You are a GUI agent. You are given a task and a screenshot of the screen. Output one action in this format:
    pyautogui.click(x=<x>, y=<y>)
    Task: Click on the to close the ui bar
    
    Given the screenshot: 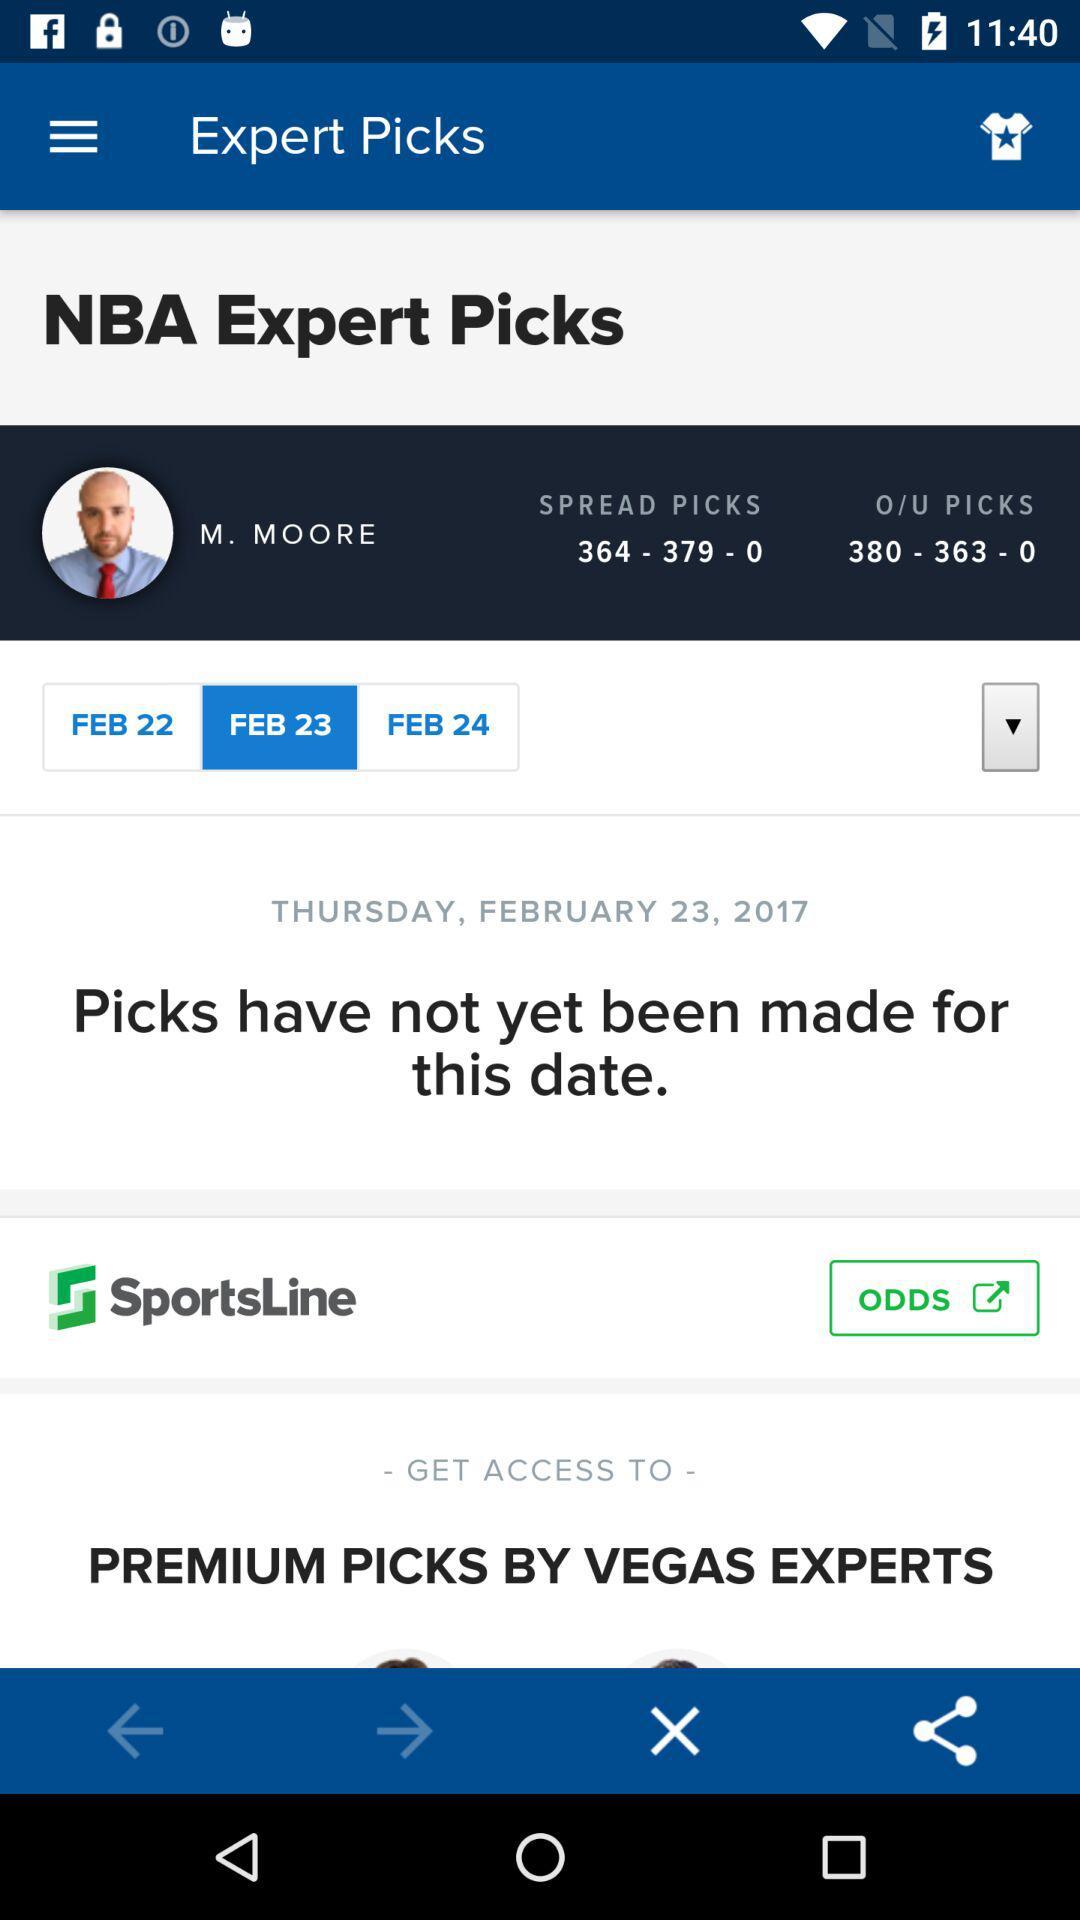 What is the action you would take?
    pyautogui.click(x=675, y=1730)
    